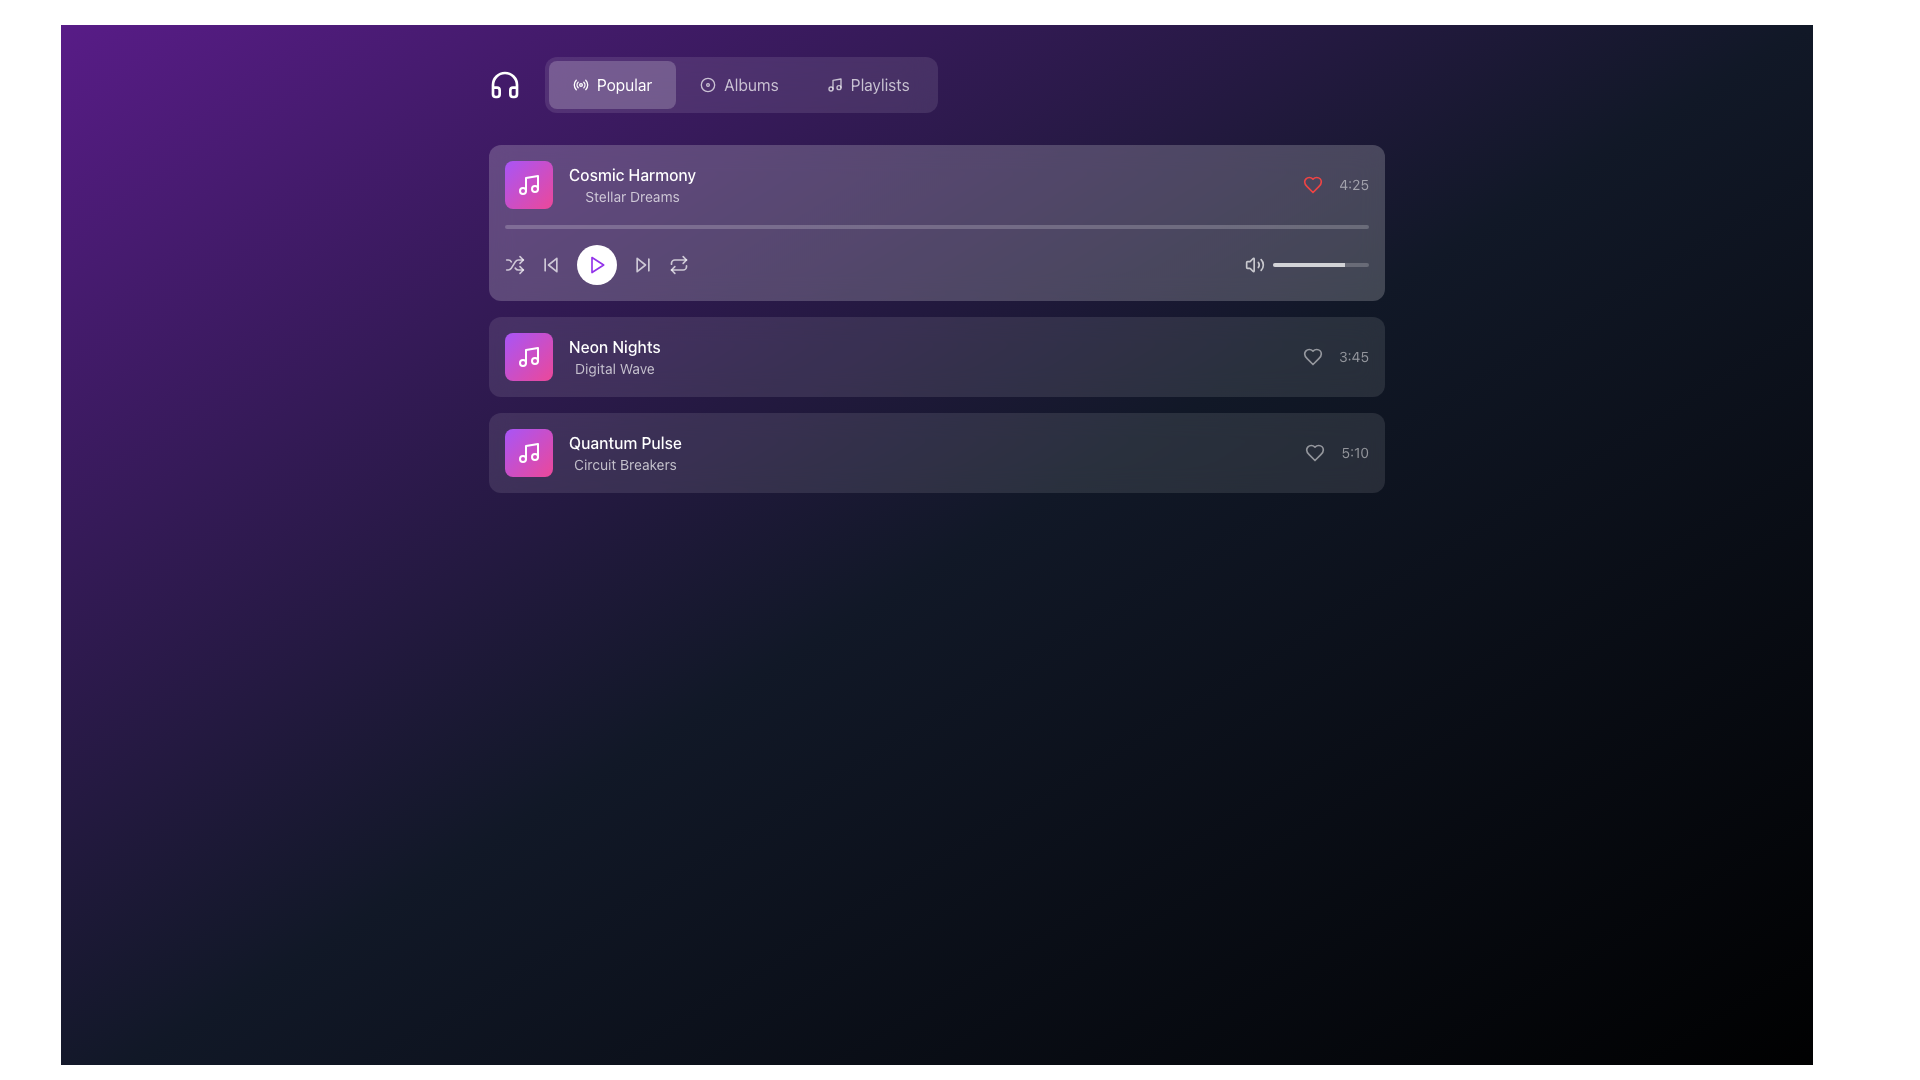 This screenshot has width=1920, height=1080. What do you see at coordinates (528, 356) in the screenshot?
I see `the square icon featuring a gradient color scheme from purple to pink with a white music note symbol, positioned next to the text 'Neon Nights' and 'Digital Wave'` at bounding box center [528, 356].